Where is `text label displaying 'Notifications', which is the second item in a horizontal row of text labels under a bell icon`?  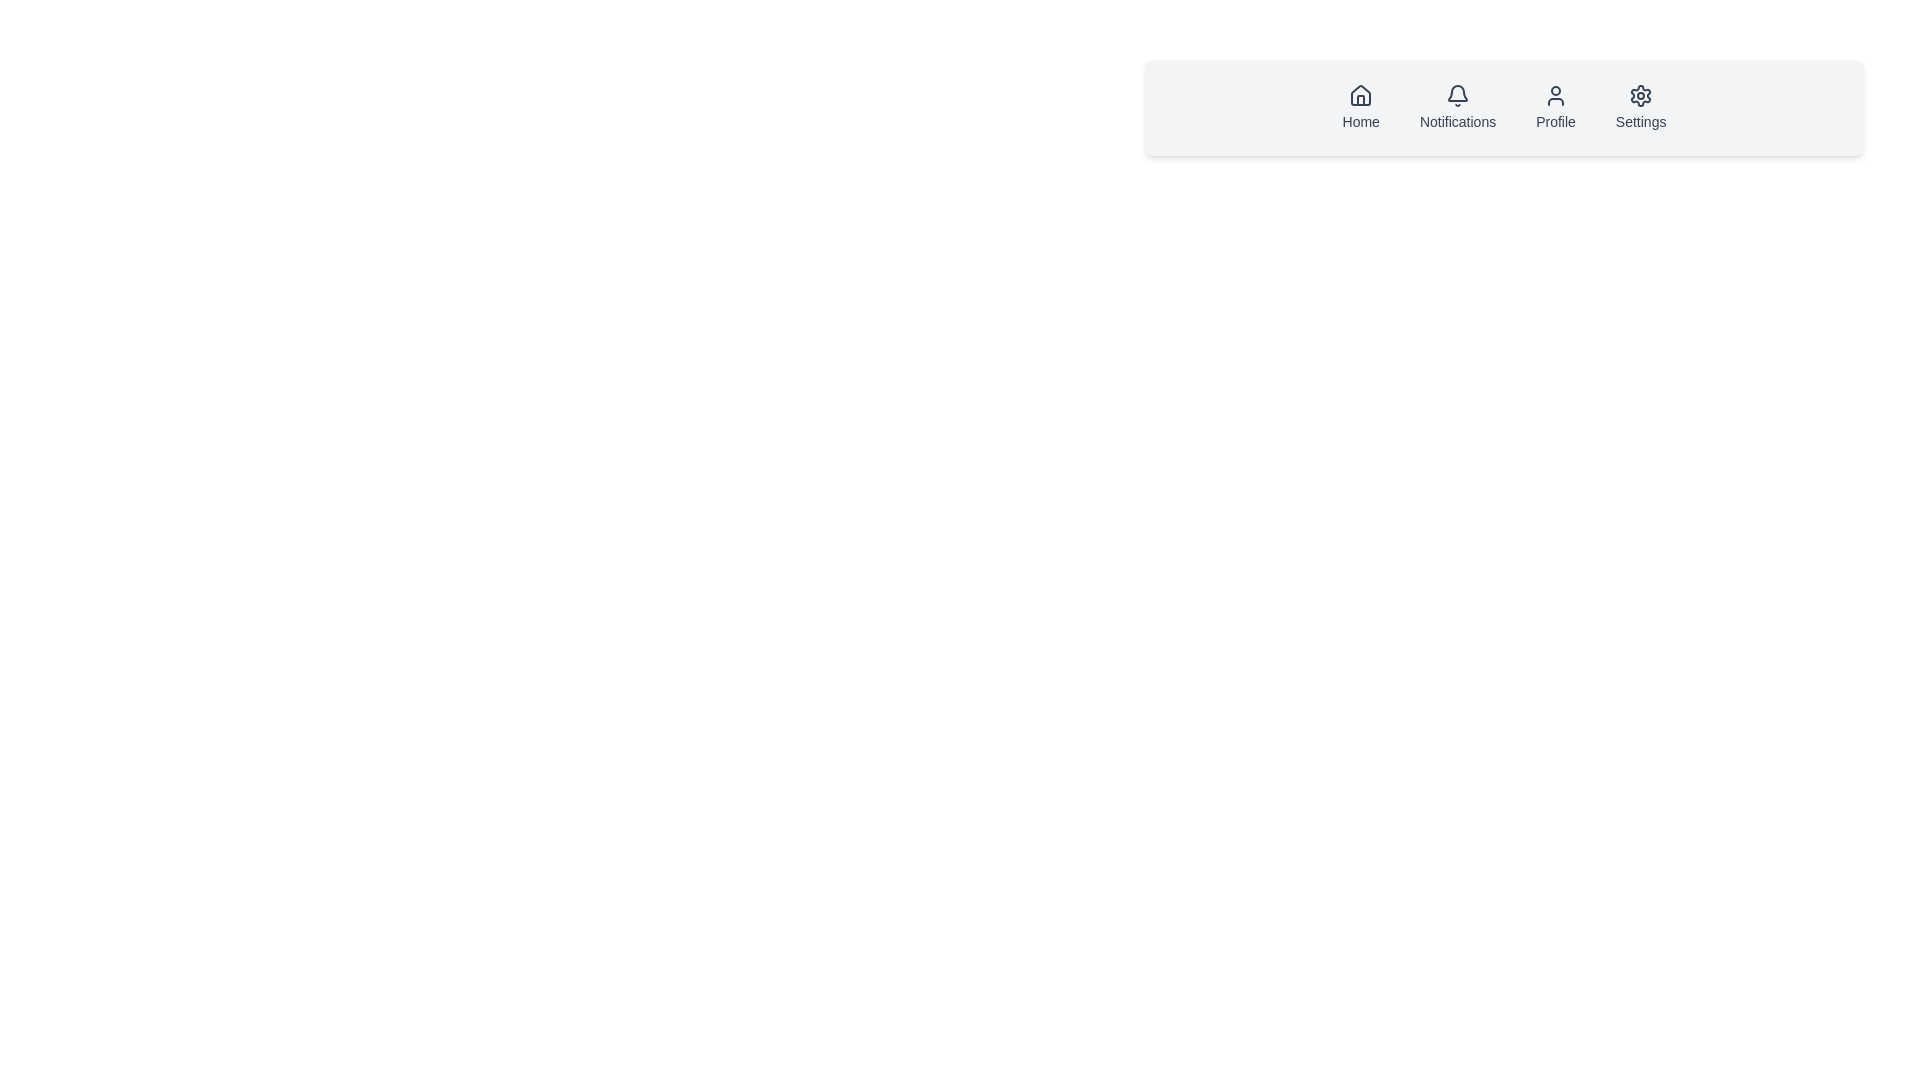 text label displaying 'Notifications', which is the second item in a horizontal row of text labels under a bell icon is located at coordinates (1458, 122).